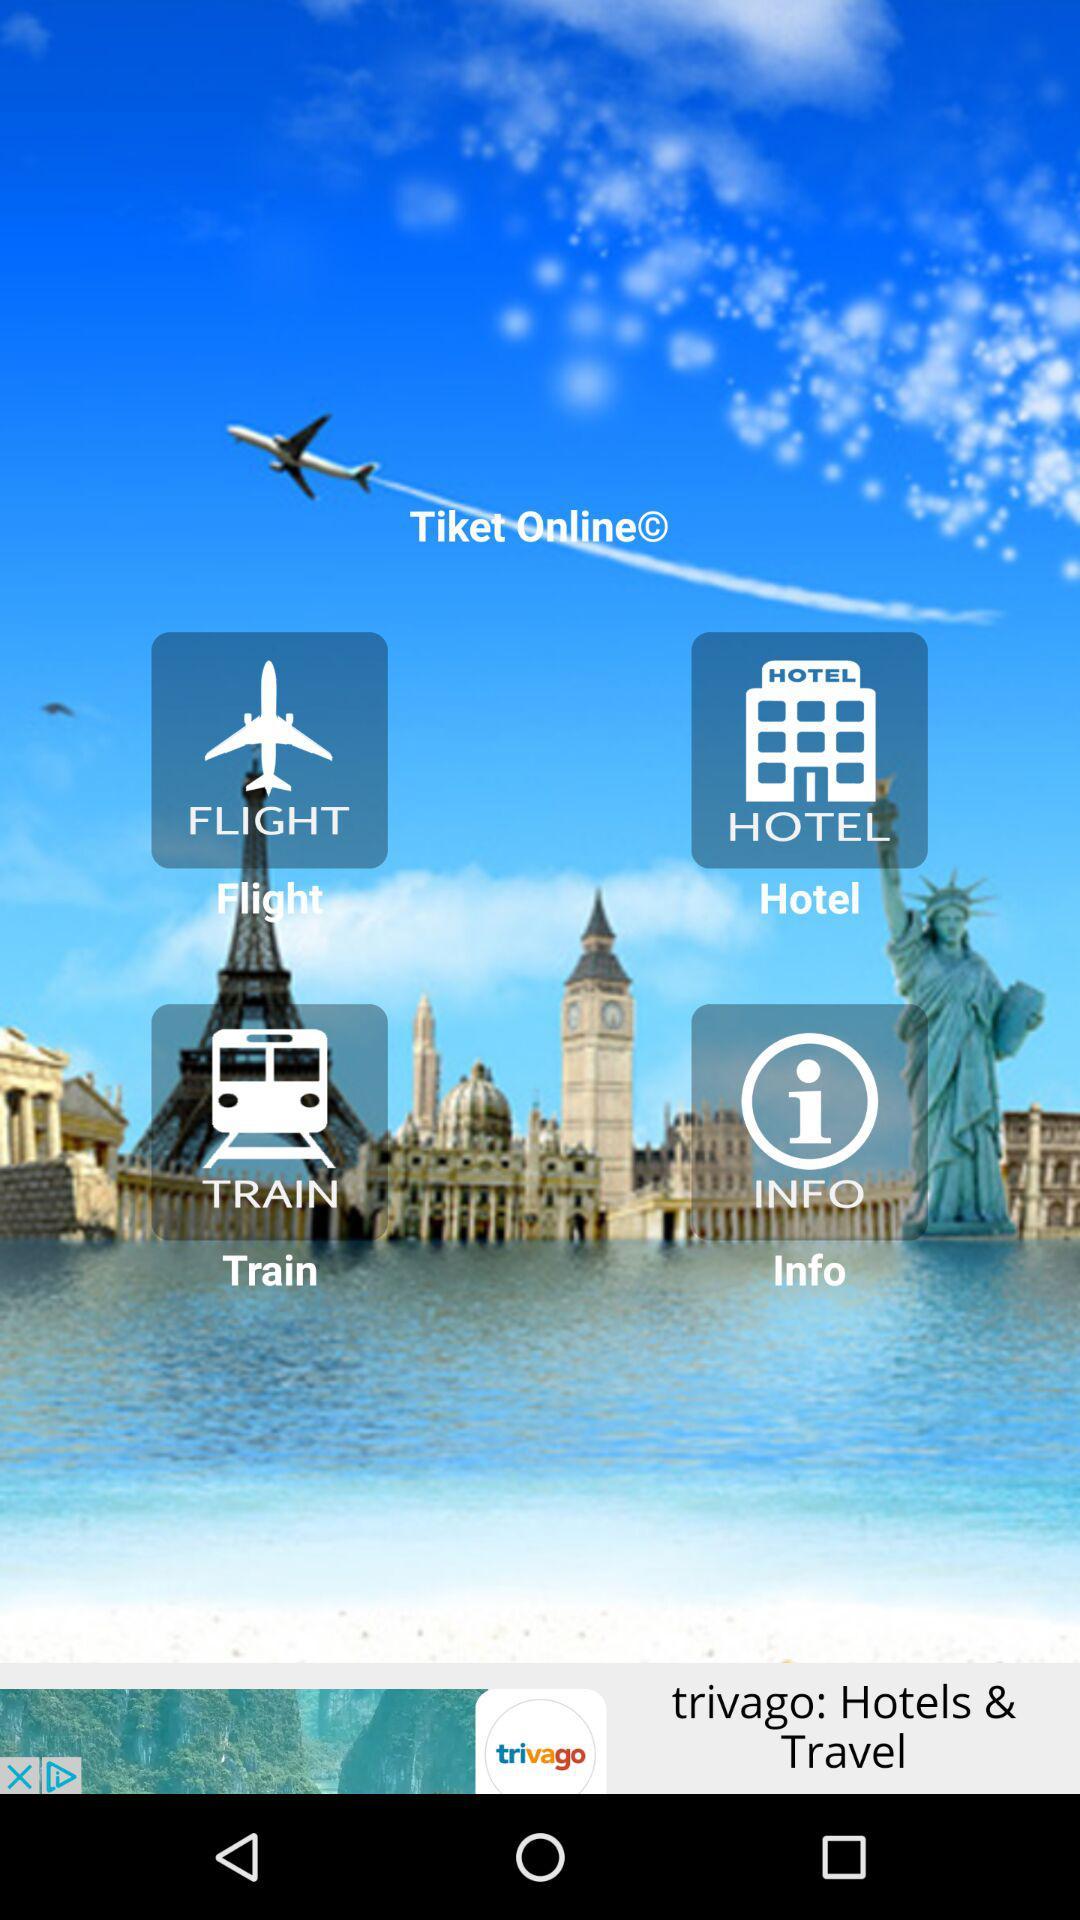 The height and width of the screenshot is (1920, 1080). Describe the element at coordinates (540, 1727) in the screenshot. I see `click the advertisement` at that location.